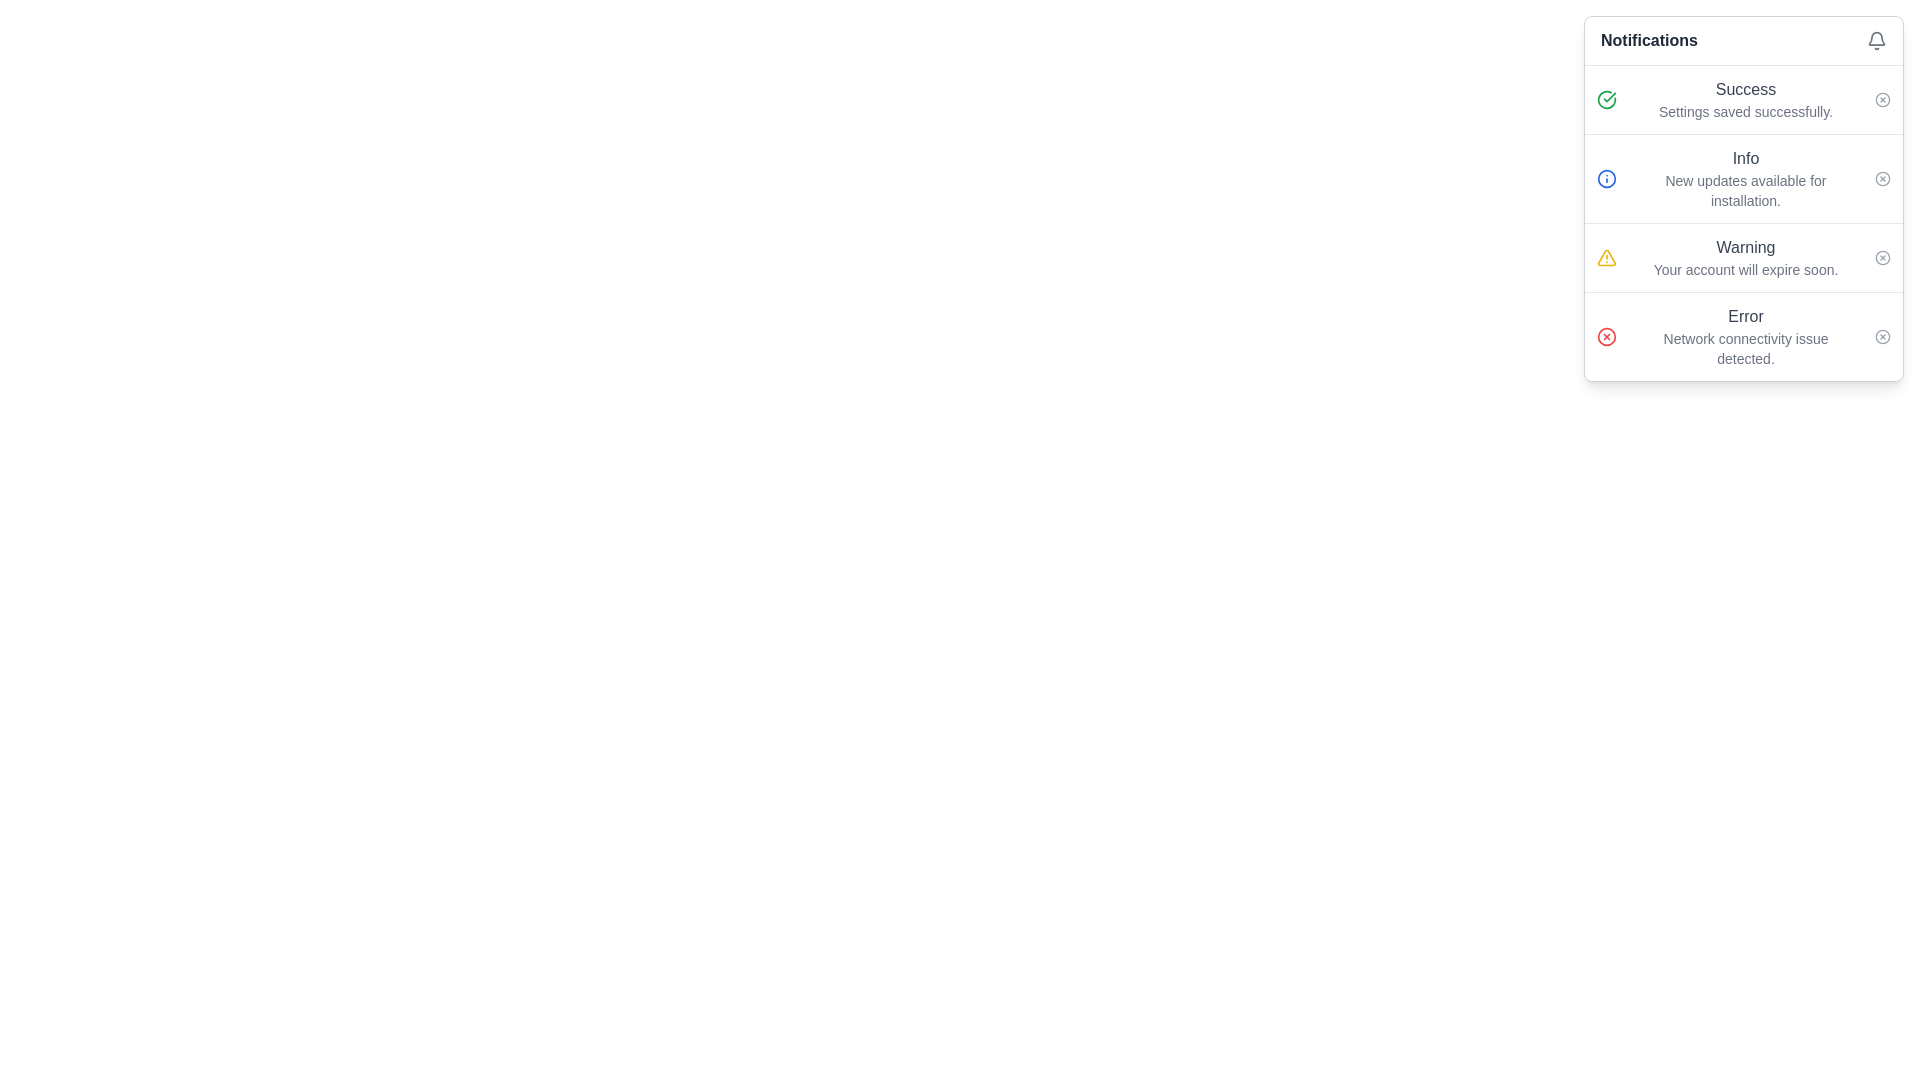 This screenshot has width=1920, height=1080. Describe the element at coordinates (1742, 177) in the screenshot. I see `the dismiss icon of the second notification item in the vertically stacked list of notifications` at that location.